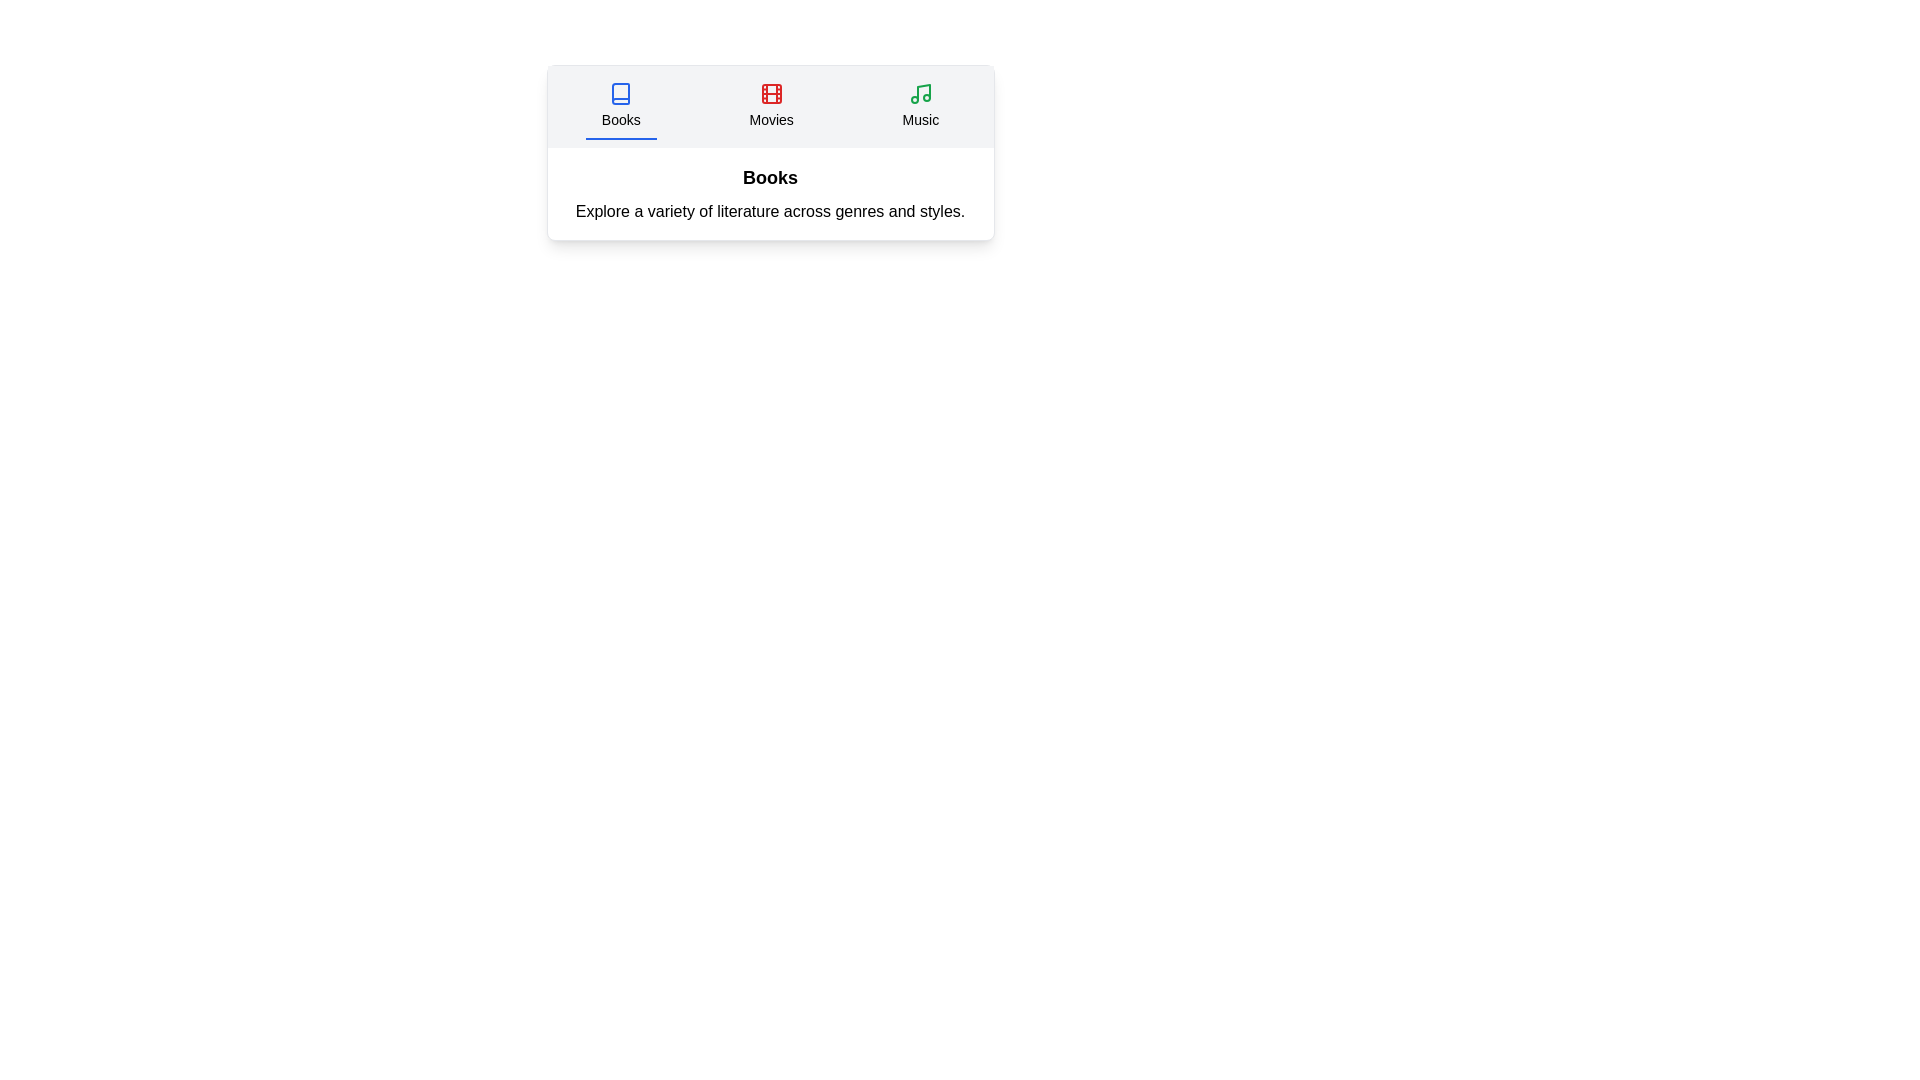 The image size is (1920, 1080). I want to click on the Books tab to select it, so click(620, 107).